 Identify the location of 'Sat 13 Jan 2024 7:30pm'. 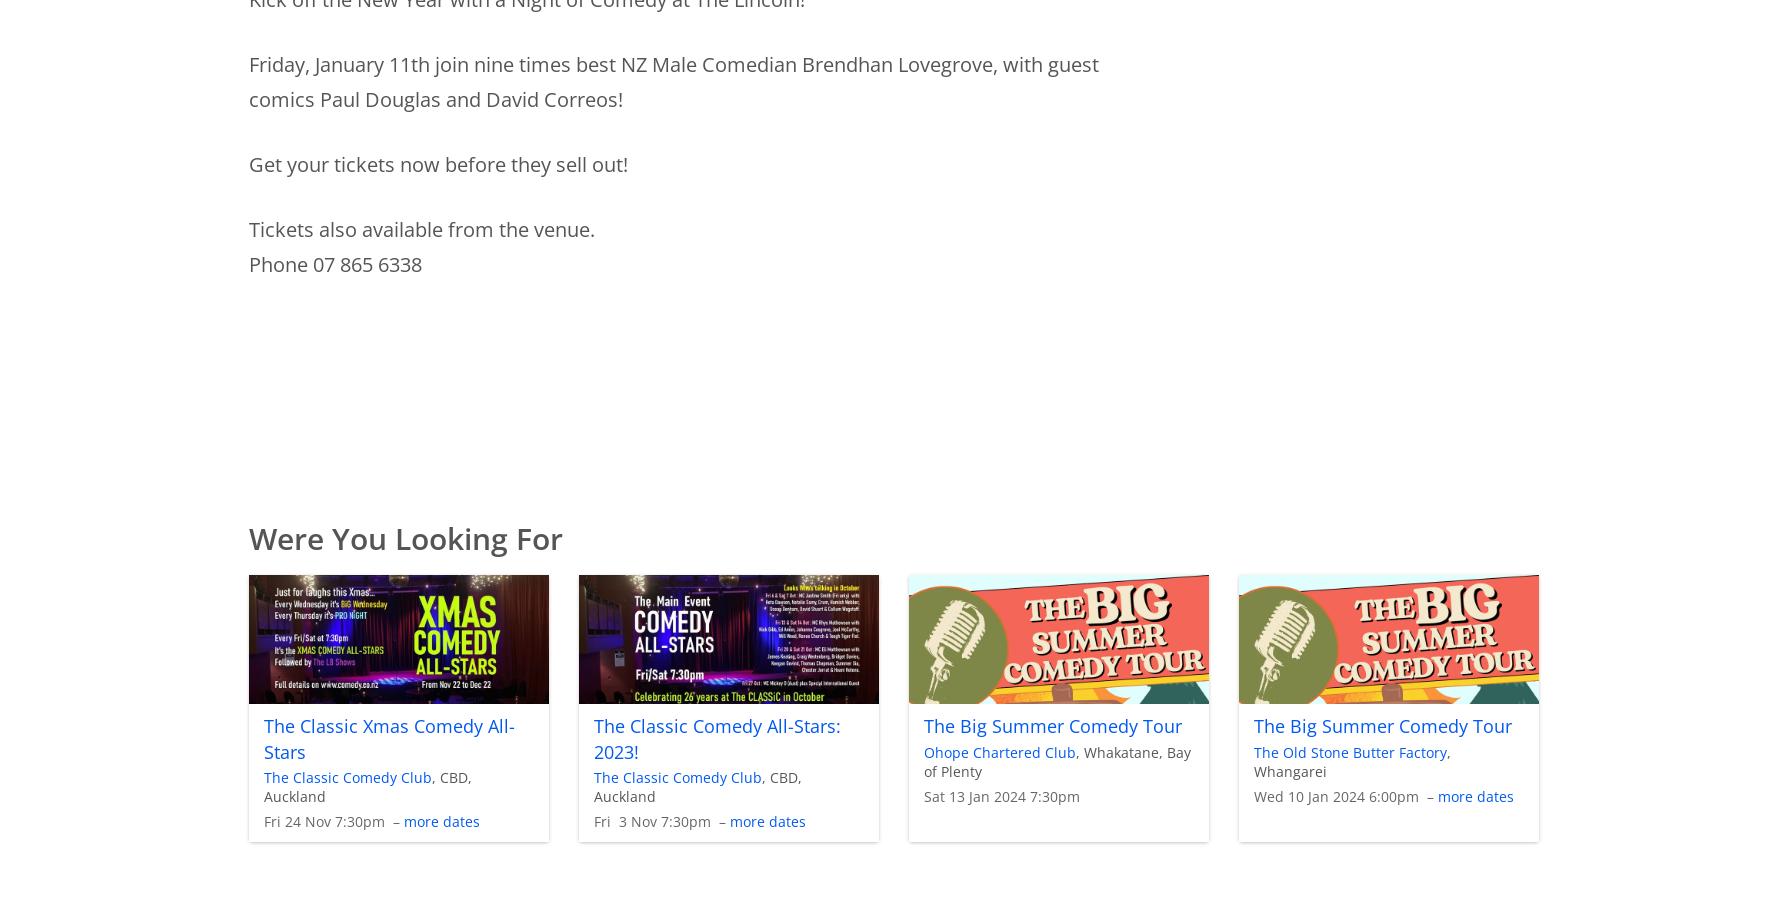
(1000, 794).